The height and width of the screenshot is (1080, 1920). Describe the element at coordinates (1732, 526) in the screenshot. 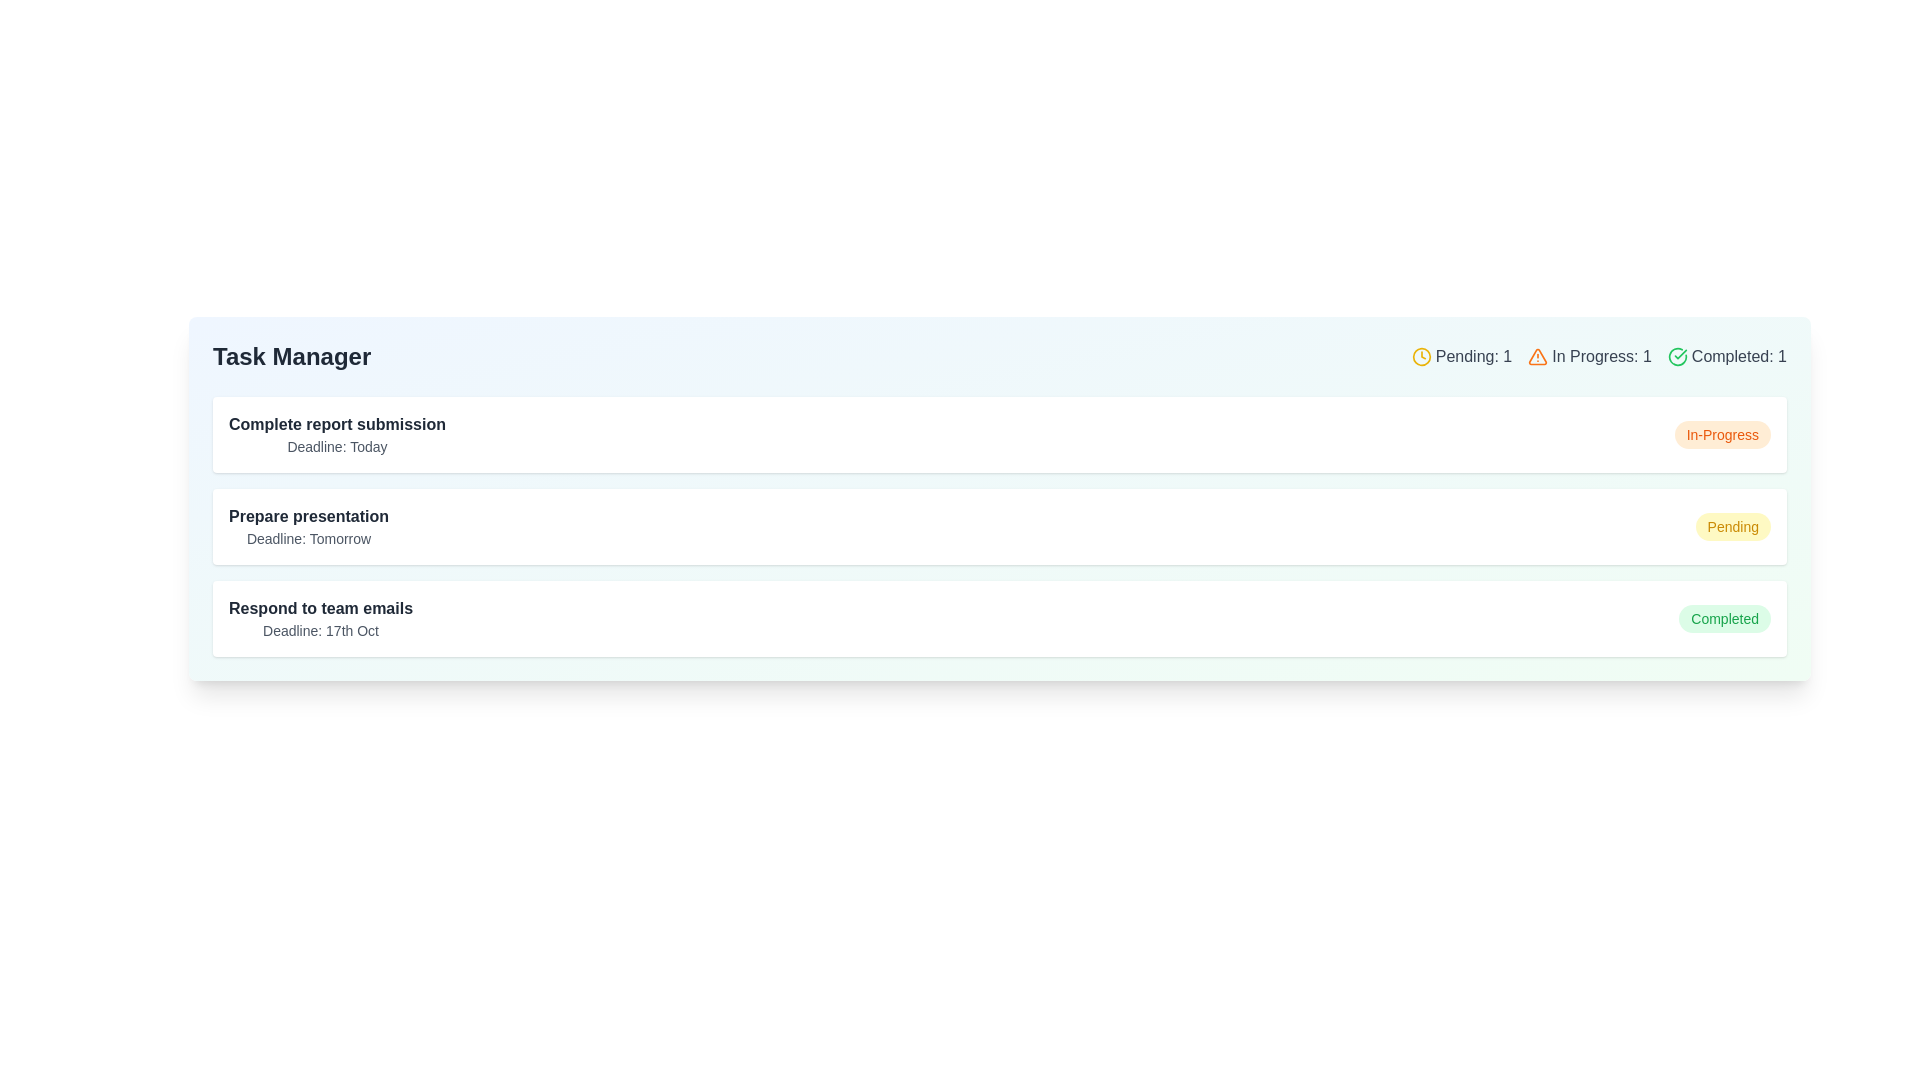

I see `status from the oval-shaped yellow badge displaying 'Pending' to understand the task's state` at that location.